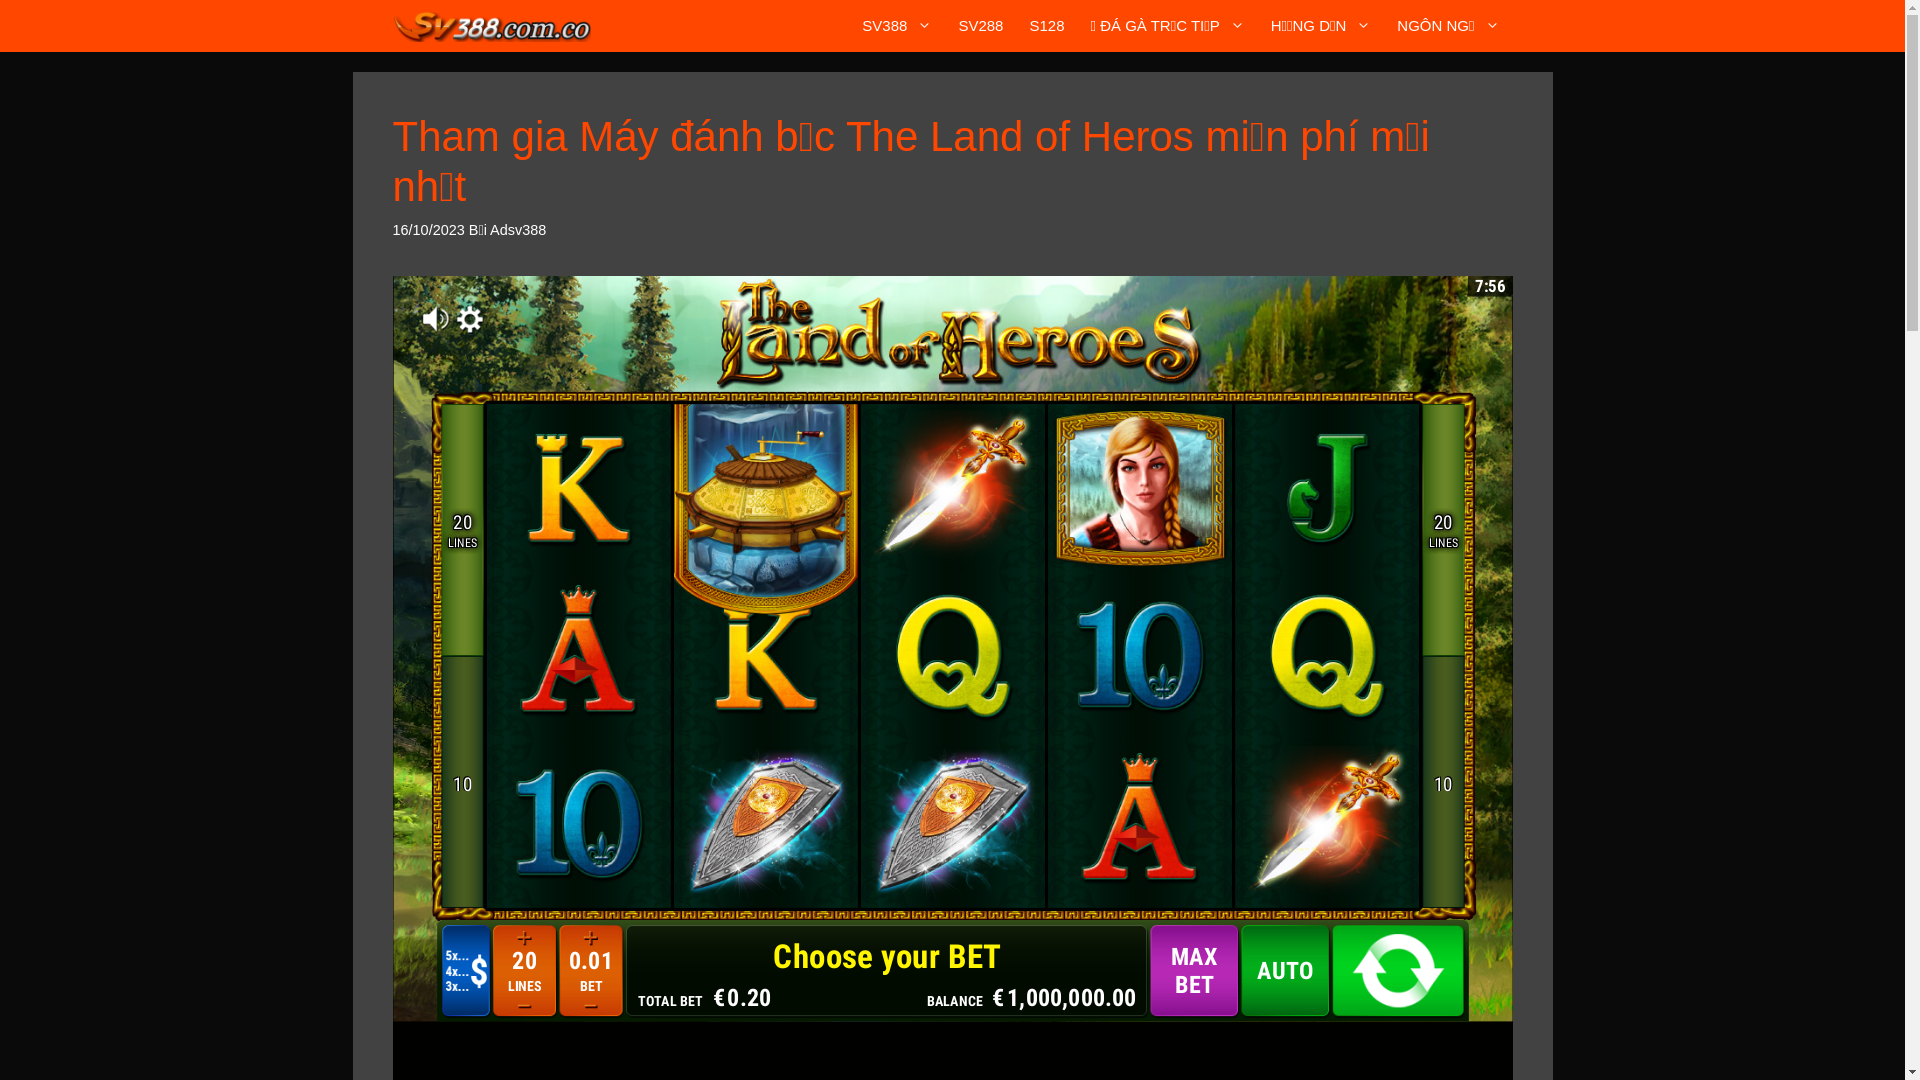 This screenshot has height=1080, width=1920. Describe the element at coordinates (518, 229) in the screenshot. I see `'Adsv388'` at that location.